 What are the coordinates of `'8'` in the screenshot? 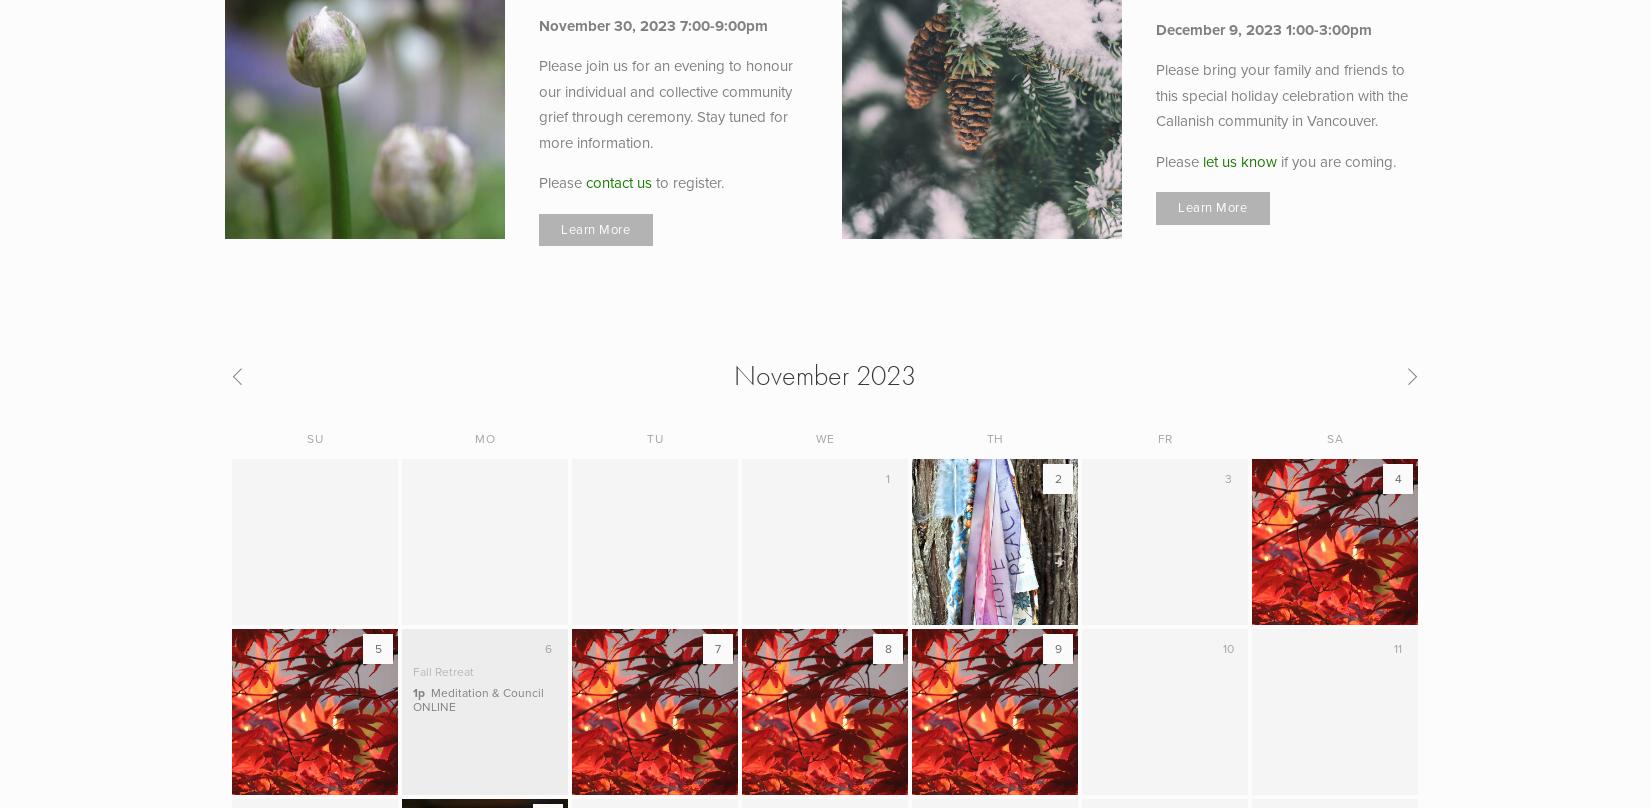 It's located at (884, 648).